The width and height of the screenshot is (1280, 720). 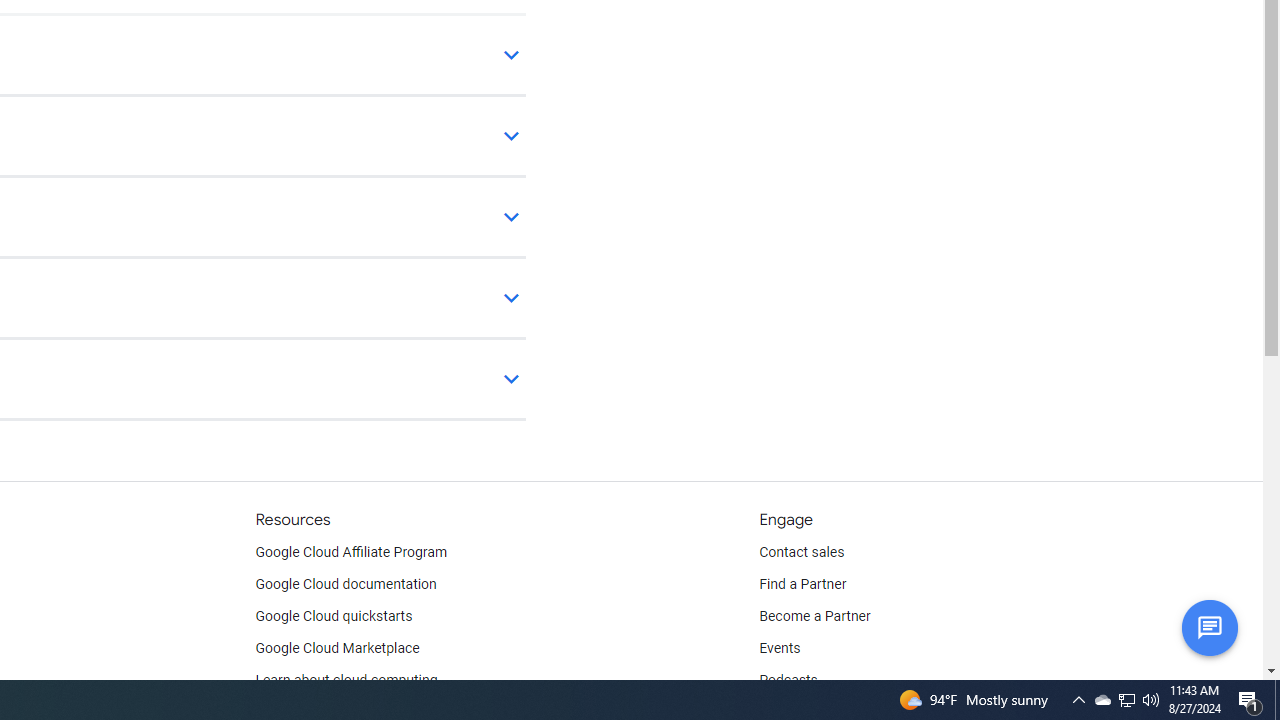 I want to click on 'Find a Partner', so click(x=803, y=585).